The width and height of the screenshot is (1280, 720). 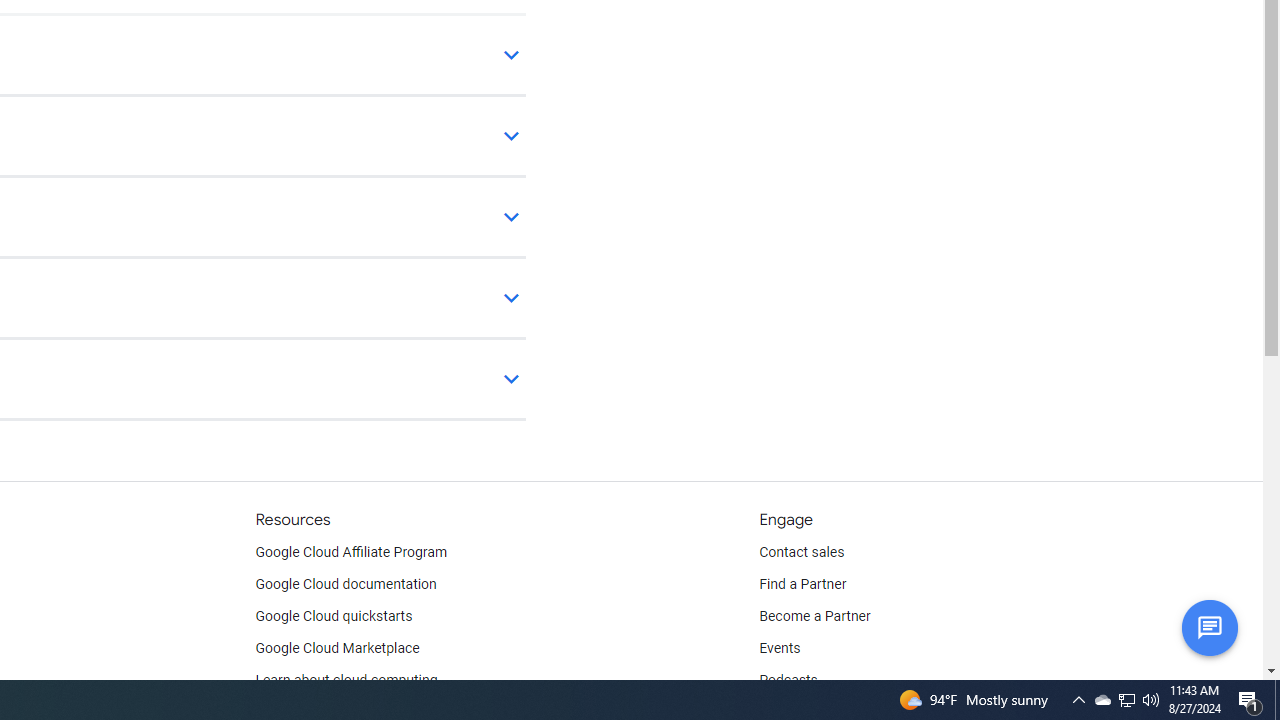 I want to click on 'Find a Partner', so click(x=803, y=585).